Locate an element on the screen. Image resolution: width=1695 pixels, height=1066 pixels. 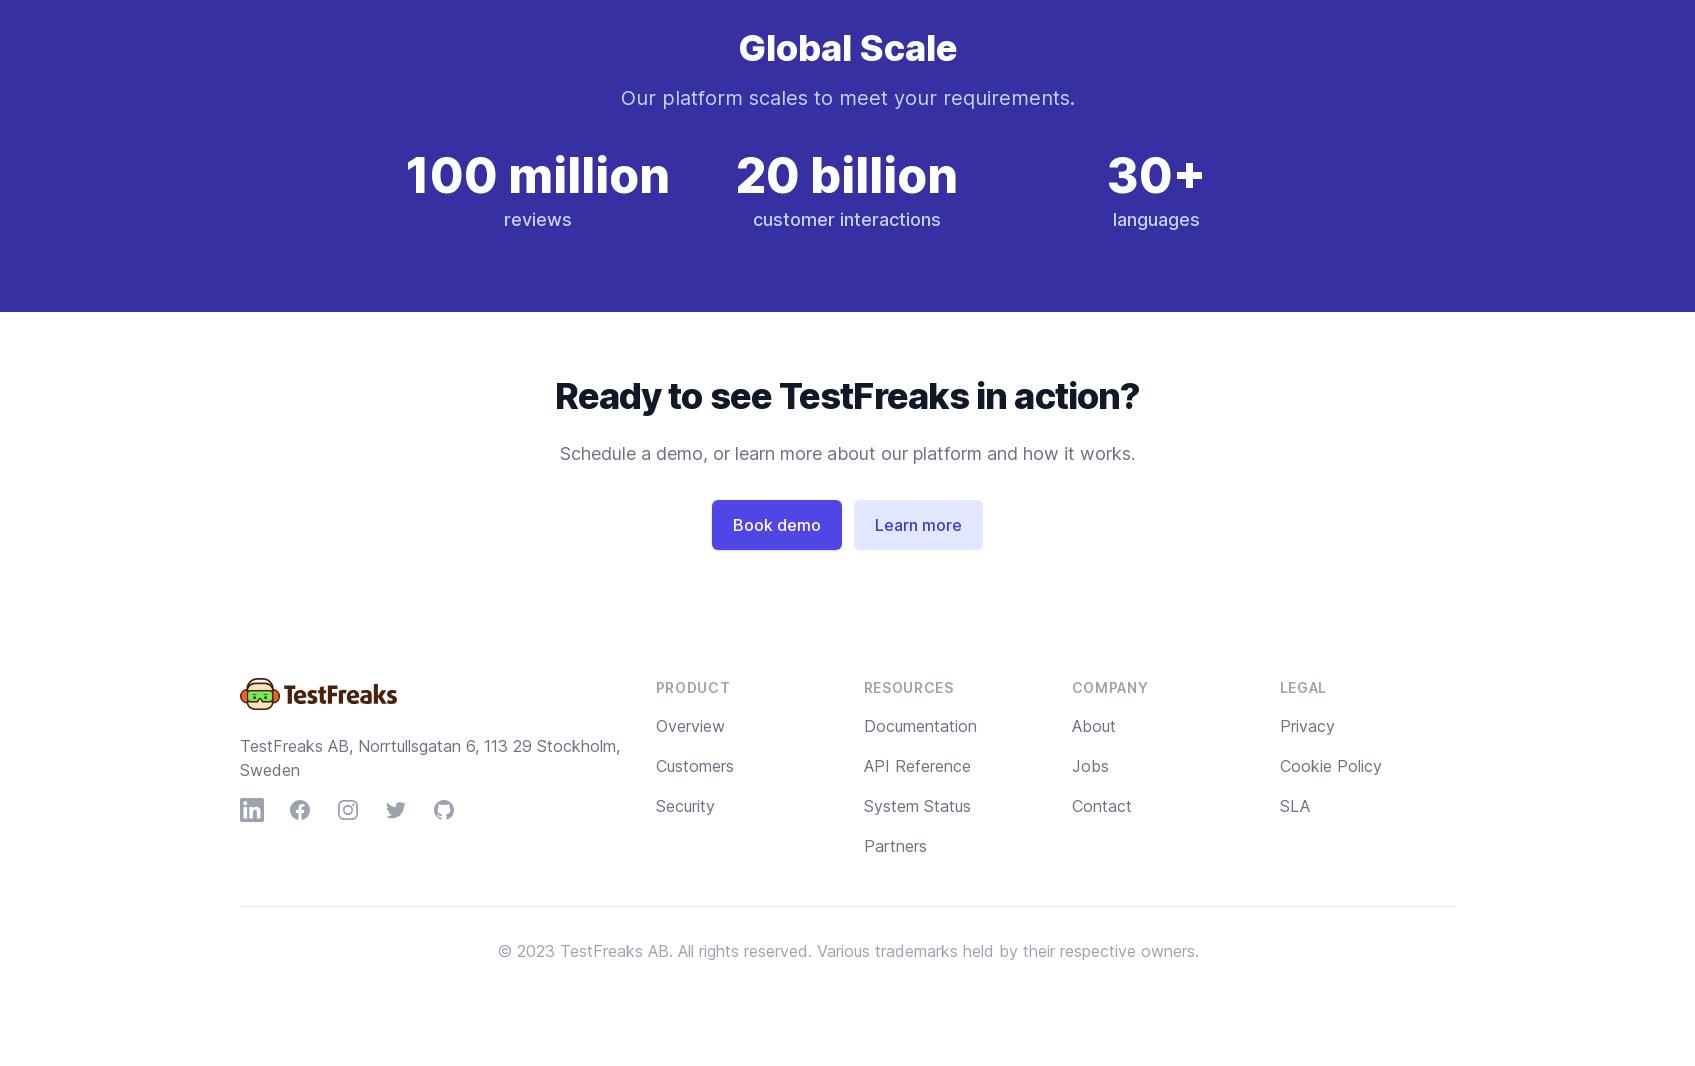
'Security' is located at coordinates (684, 806).